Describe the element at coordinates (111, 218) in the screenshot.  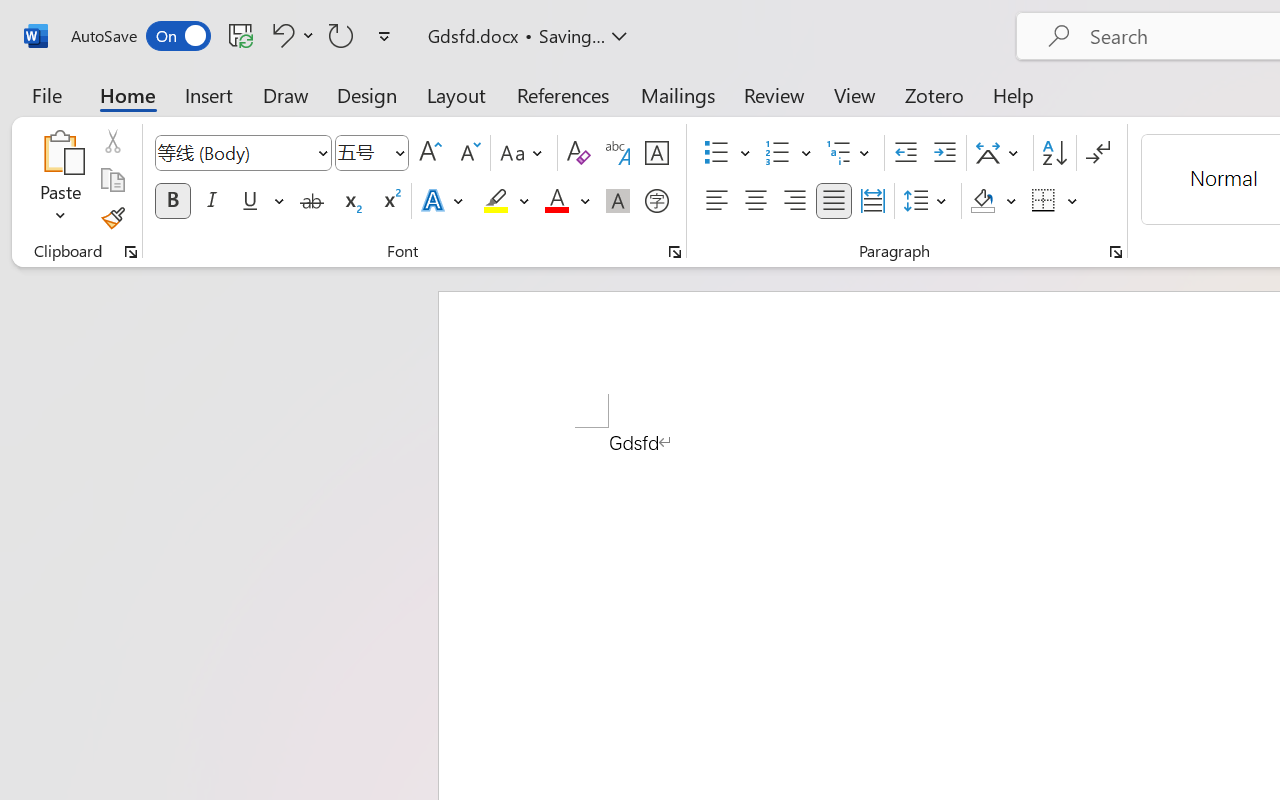
I see `'Format Painter'` at that location.